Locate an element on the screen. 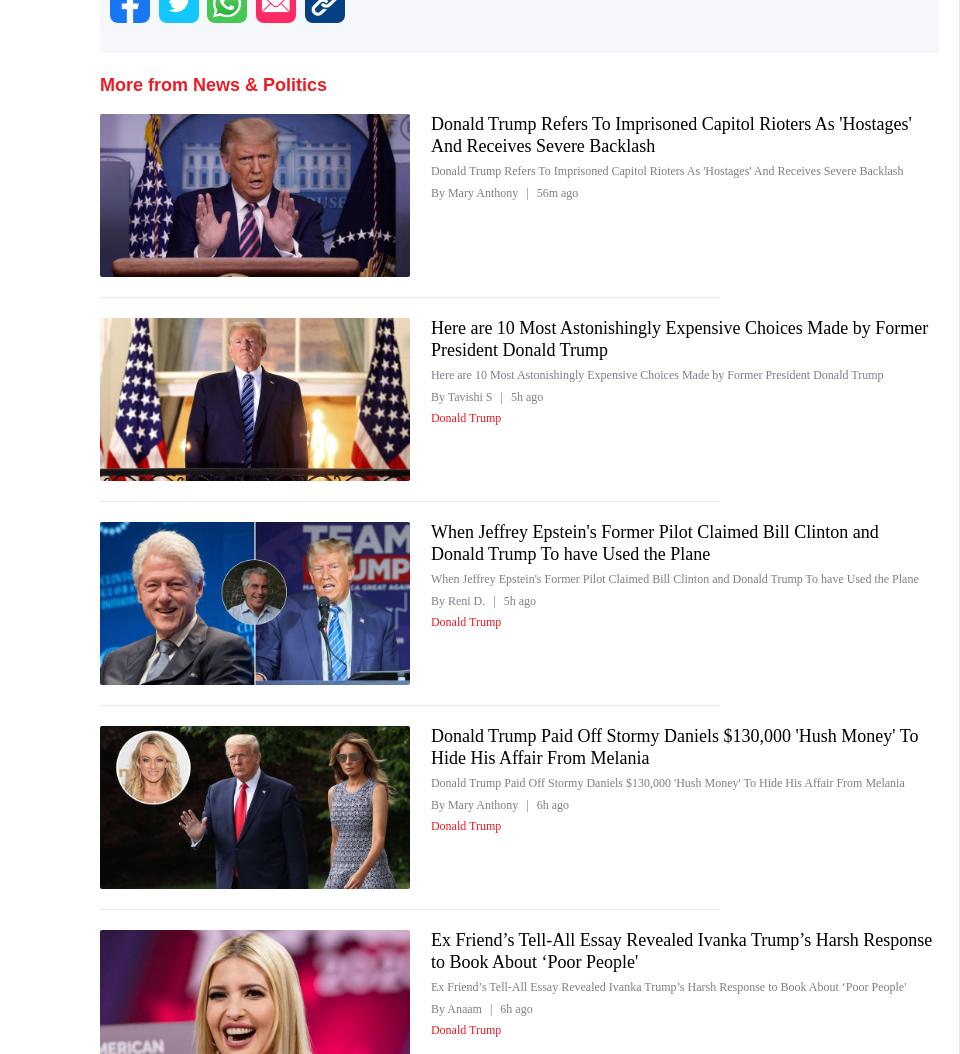 This screenshot has height=1054, width=960. 'By Reni D.' is located at coordinates (458, 599).